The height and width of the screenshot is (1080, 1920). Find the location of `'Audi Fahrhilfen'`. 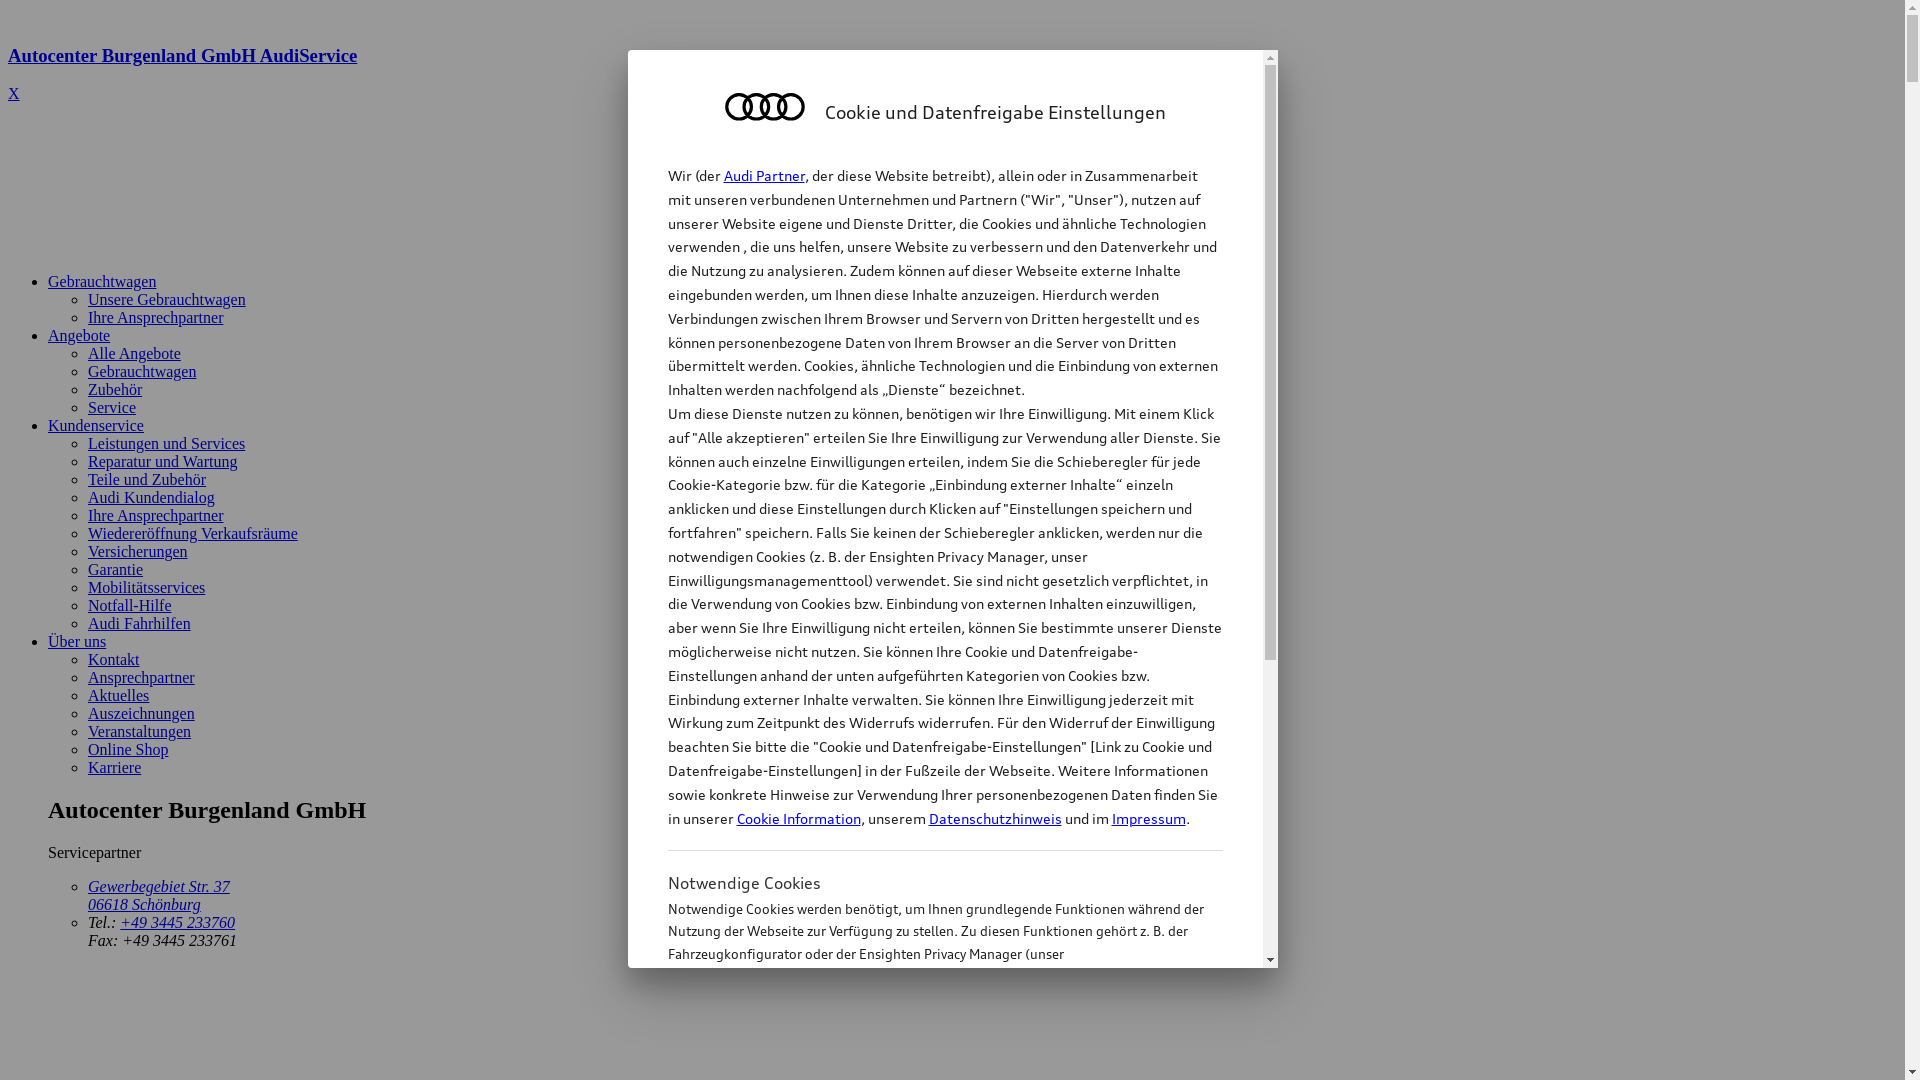

'Audi Fahrhilfen' is located at coordinates (138, 622).